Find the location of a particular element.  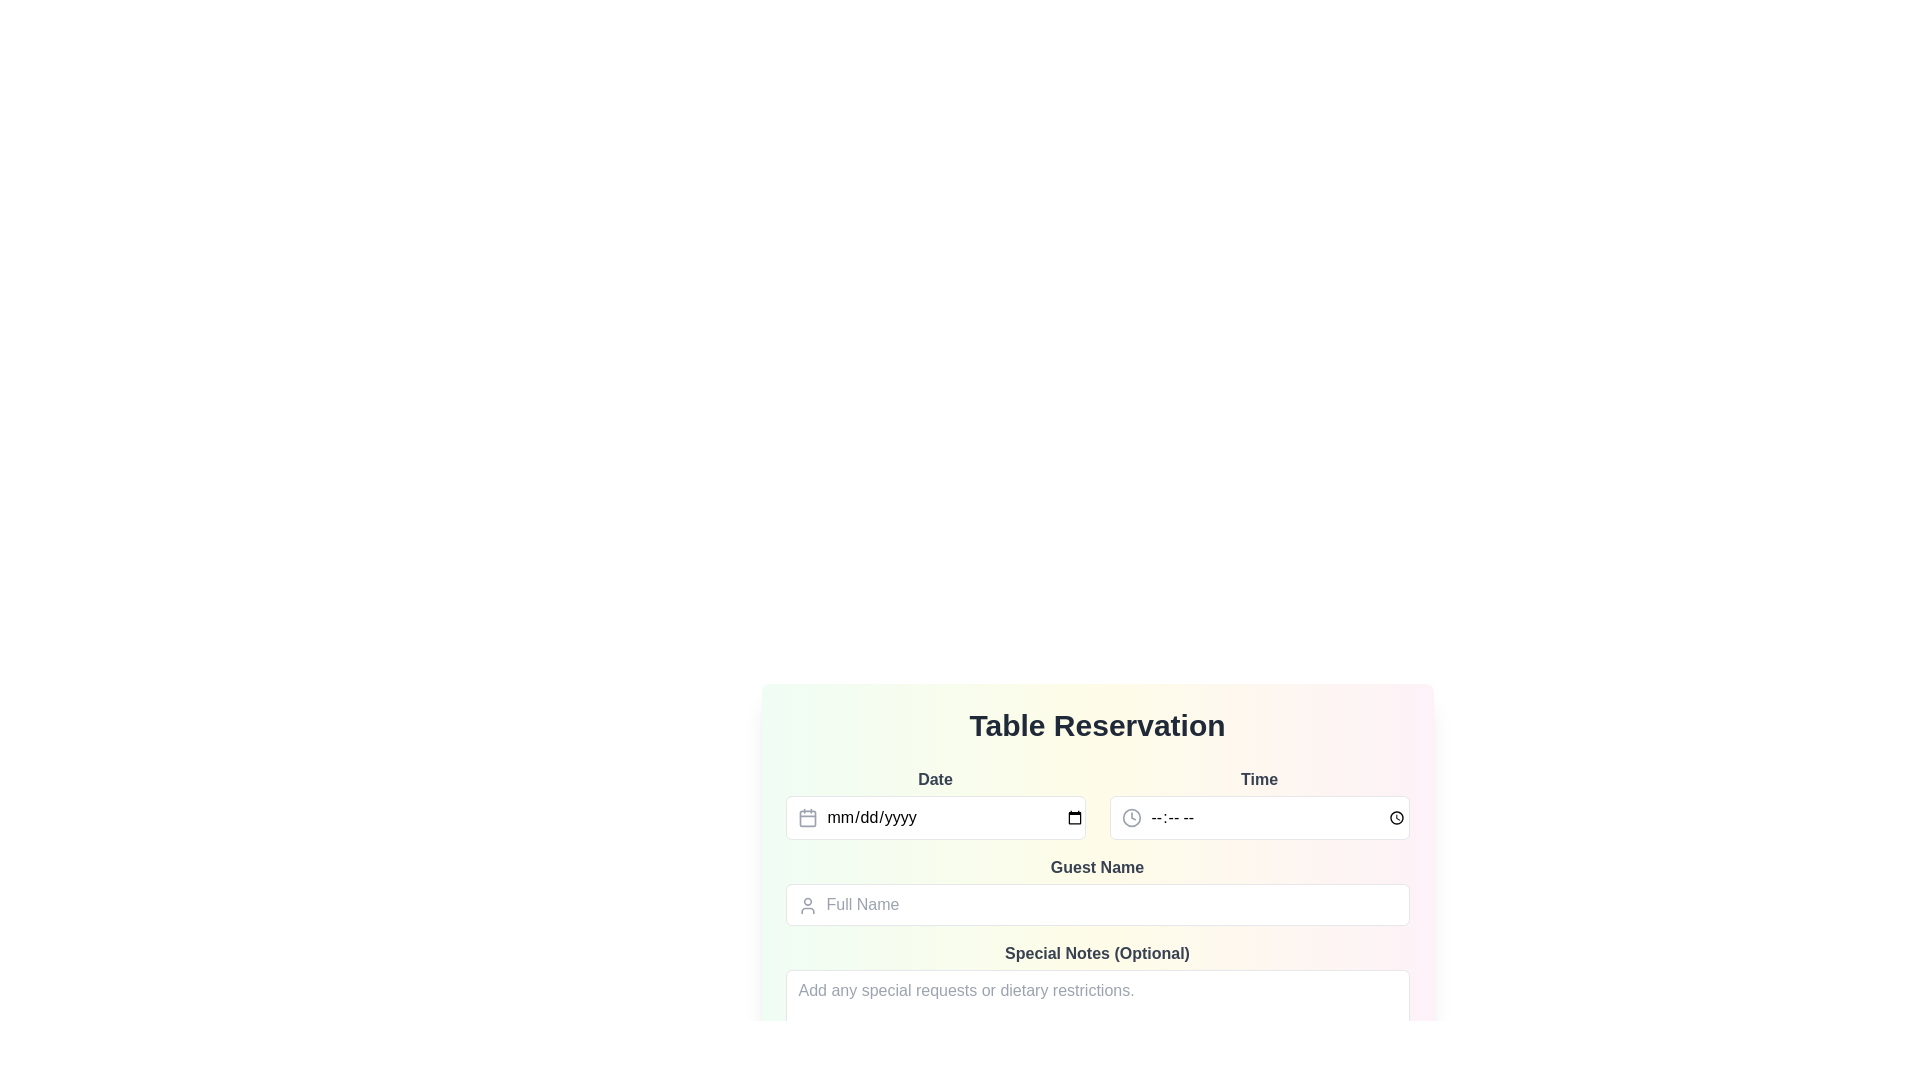

the date input field with the placeholder 'mm/dd/yyyy' to focus and type a date is located at coordinates (934, 817).